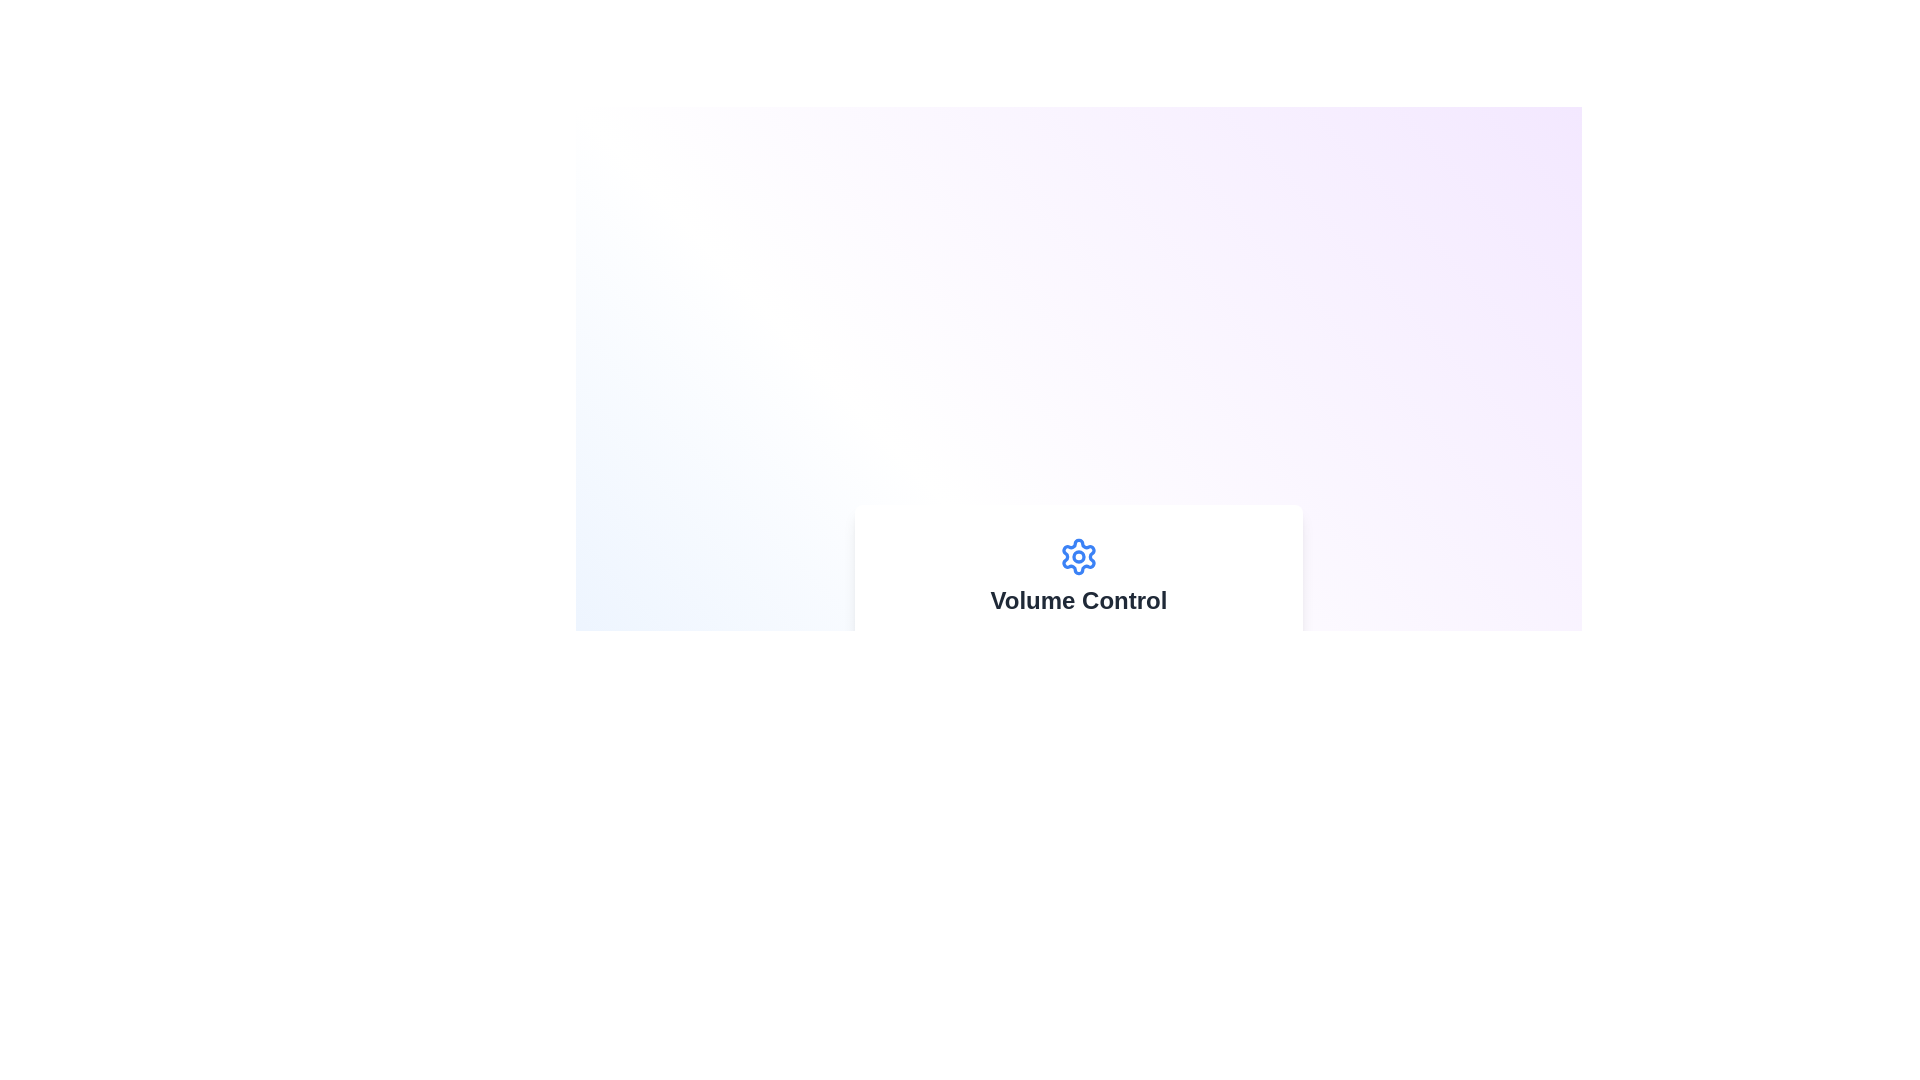 Image resolution: width=1920 pixels, height=1080 pixels. Describe the element at coordinates (1078, 556) in the screenshot. I see `the circular blue gear icon, which represents settings, located in the 'Volume Control' section above the text 'Volume Control'` at that location.